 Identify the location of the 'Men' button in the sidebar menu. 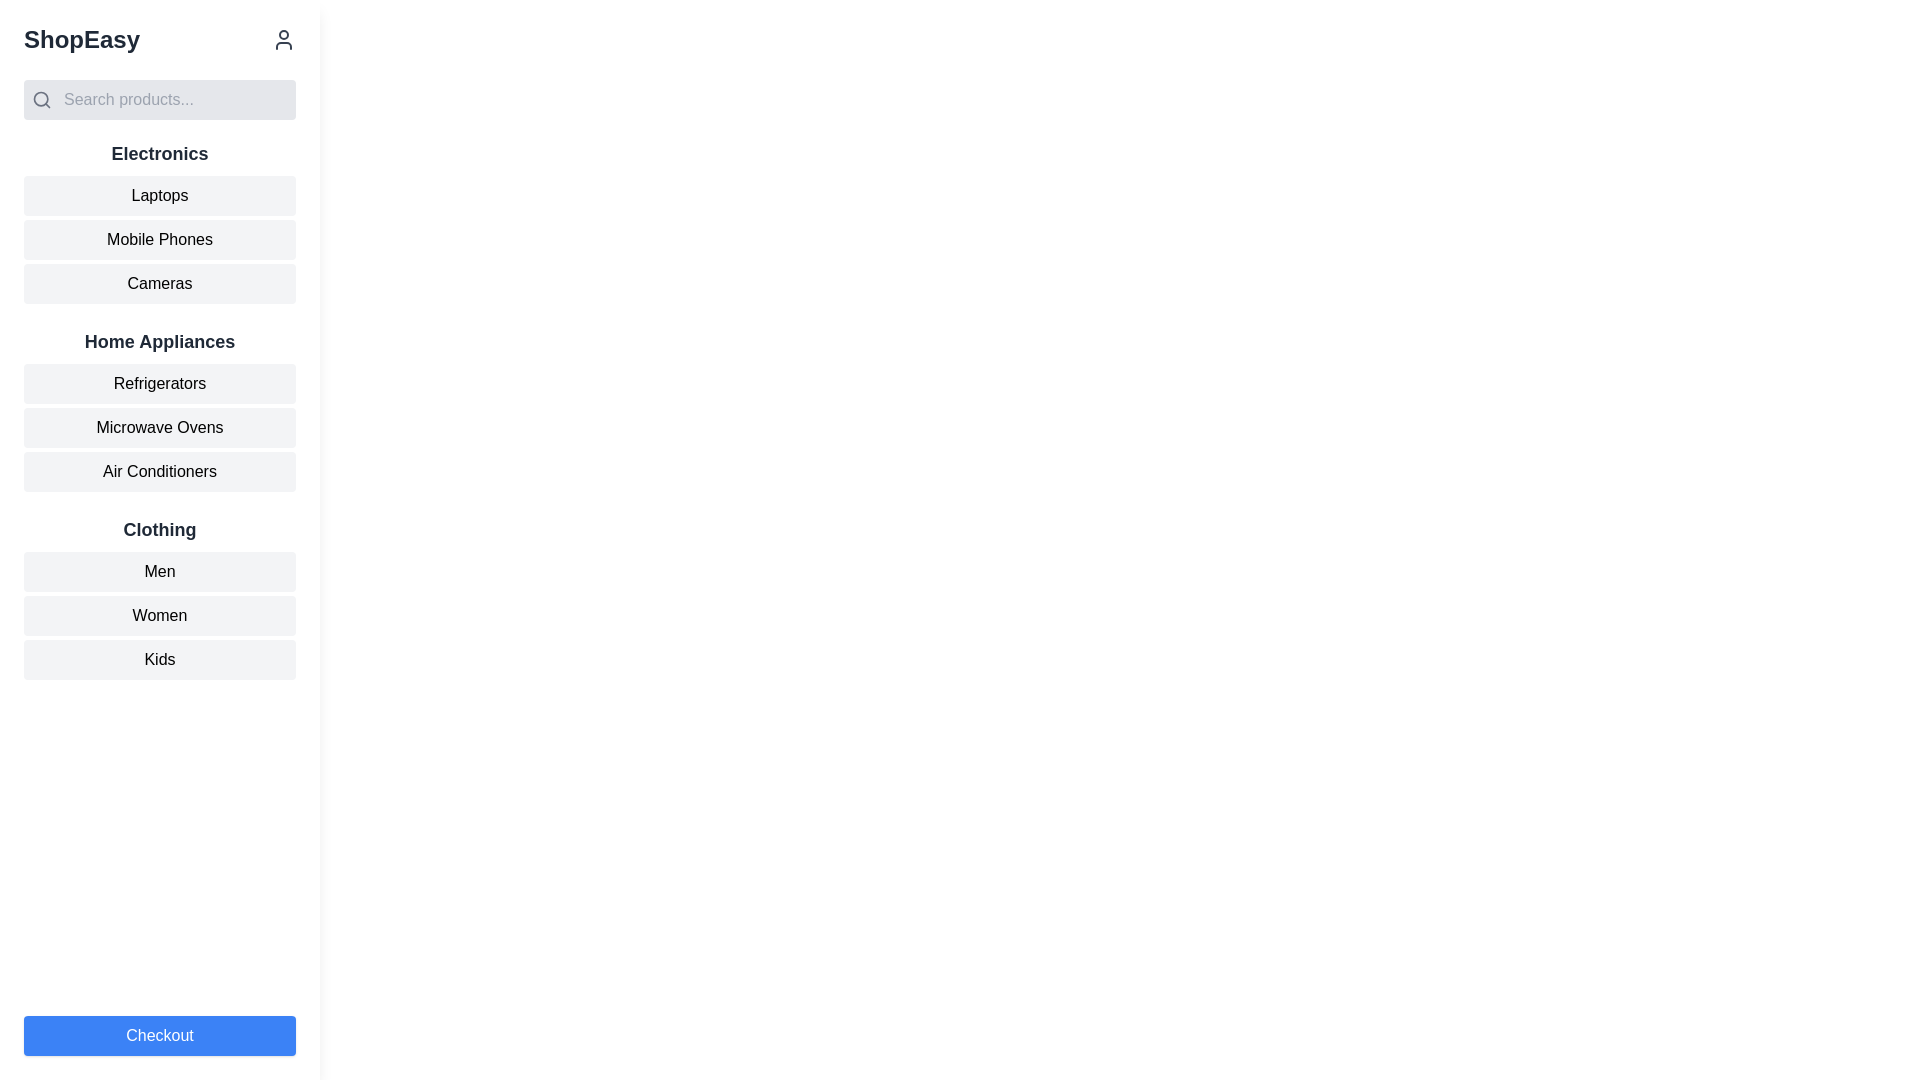
(158, 571).